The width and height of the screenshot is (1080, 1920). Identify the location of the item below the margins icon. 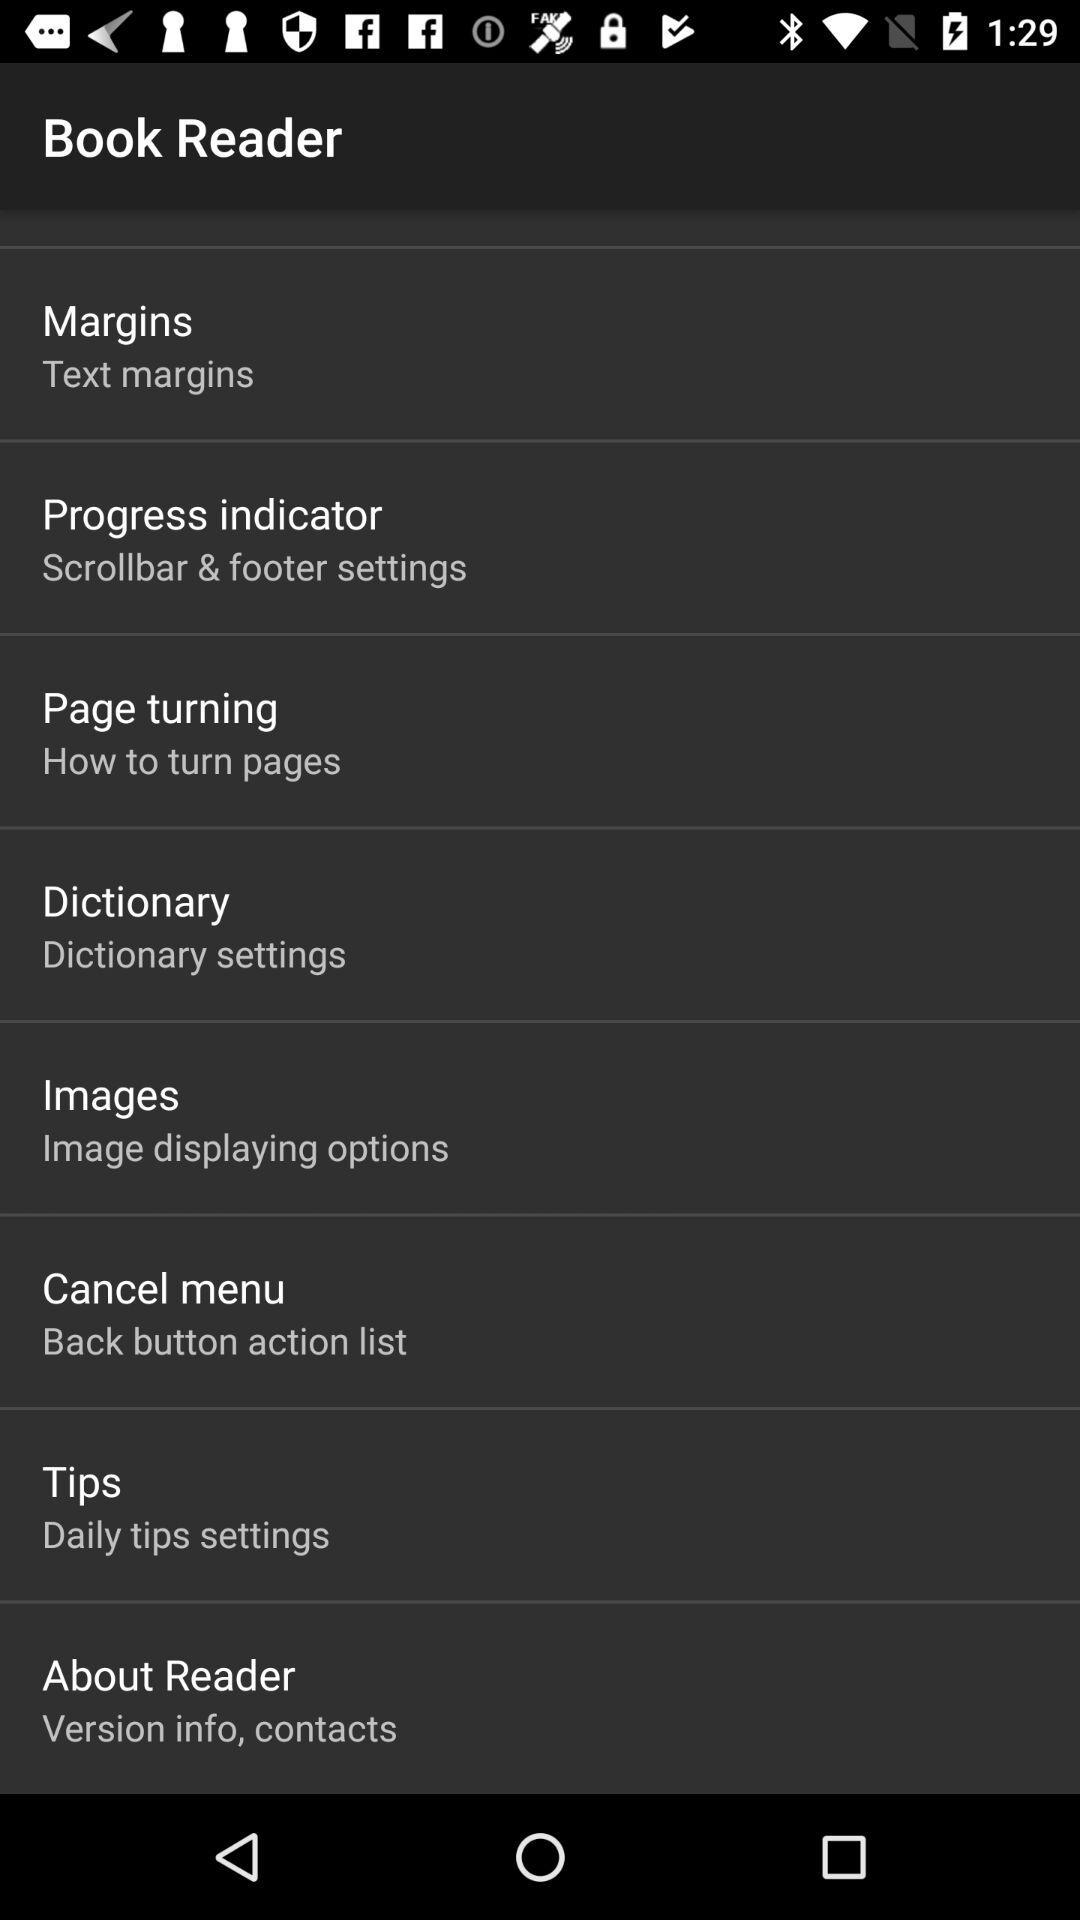
(147, 372).